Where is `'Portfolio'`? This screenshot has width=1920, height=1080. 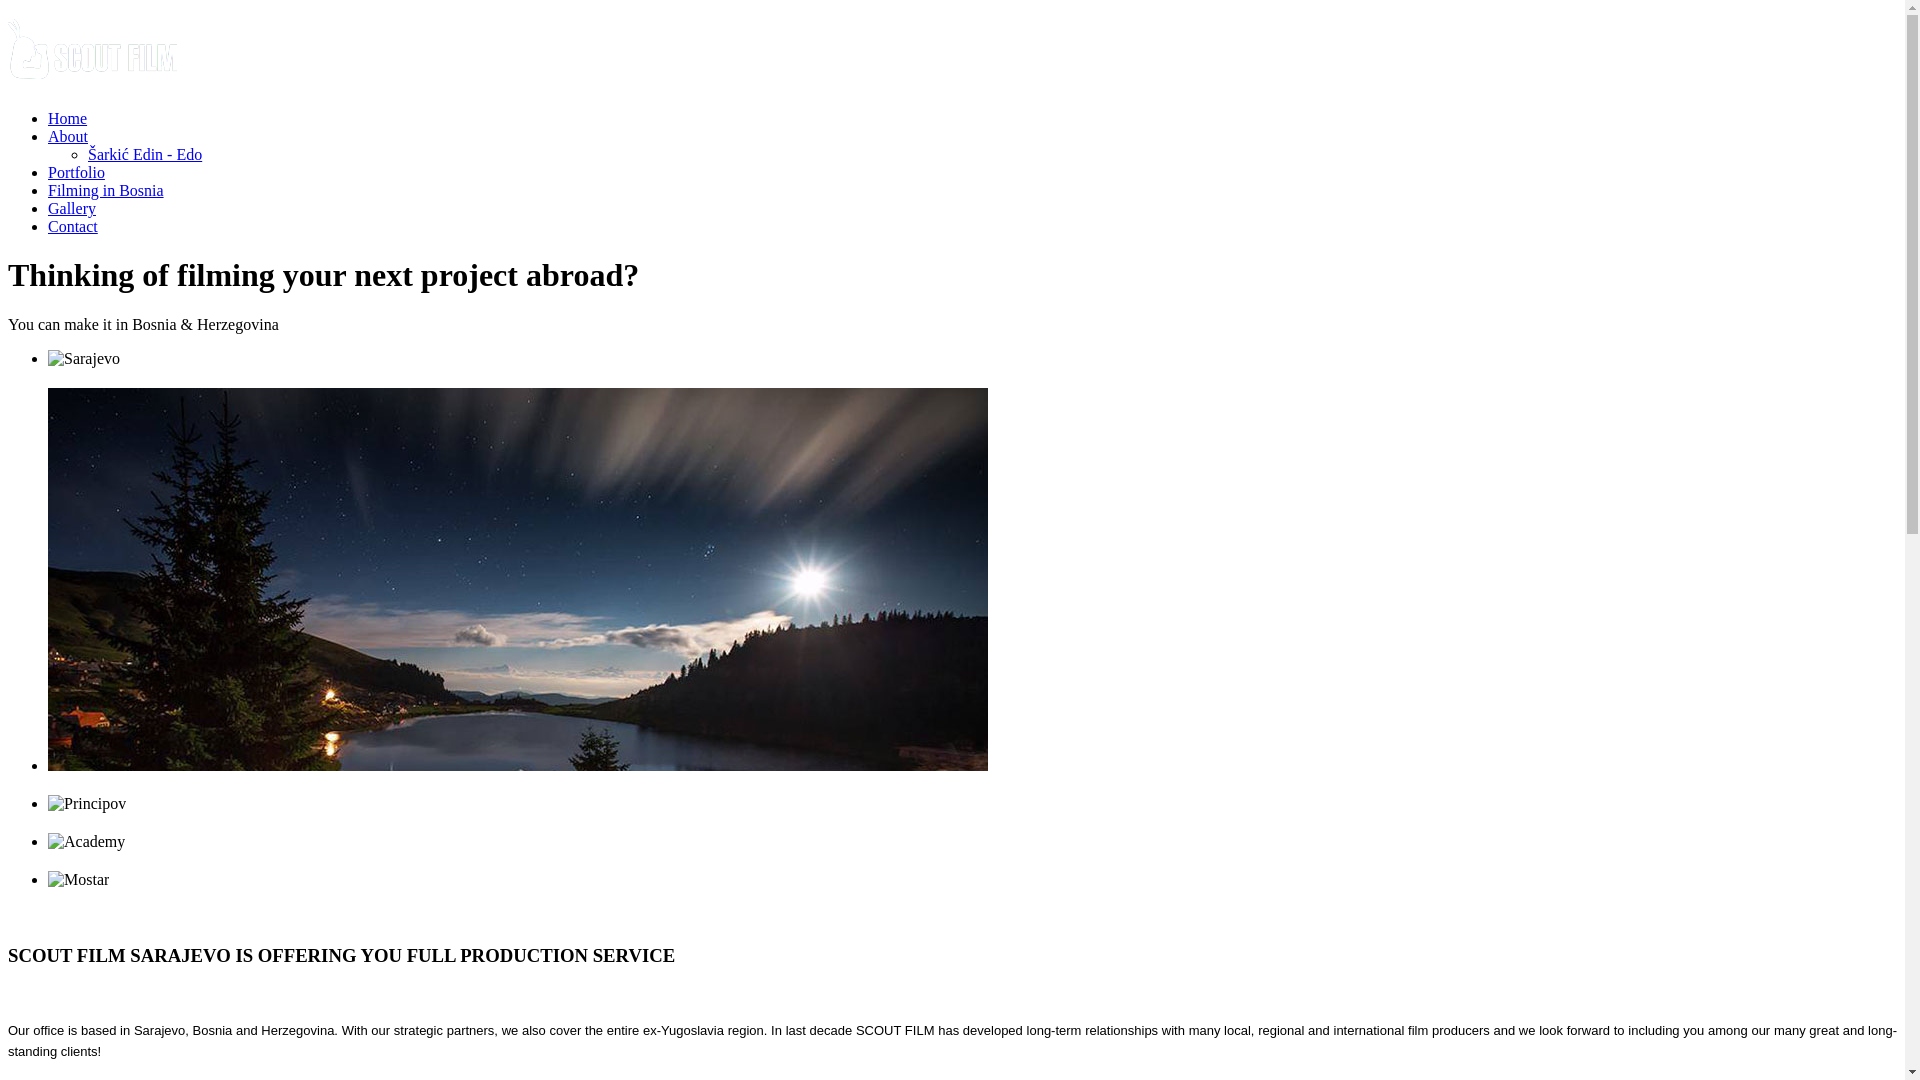
'Portfolio' is located at coordinates (76, 171).